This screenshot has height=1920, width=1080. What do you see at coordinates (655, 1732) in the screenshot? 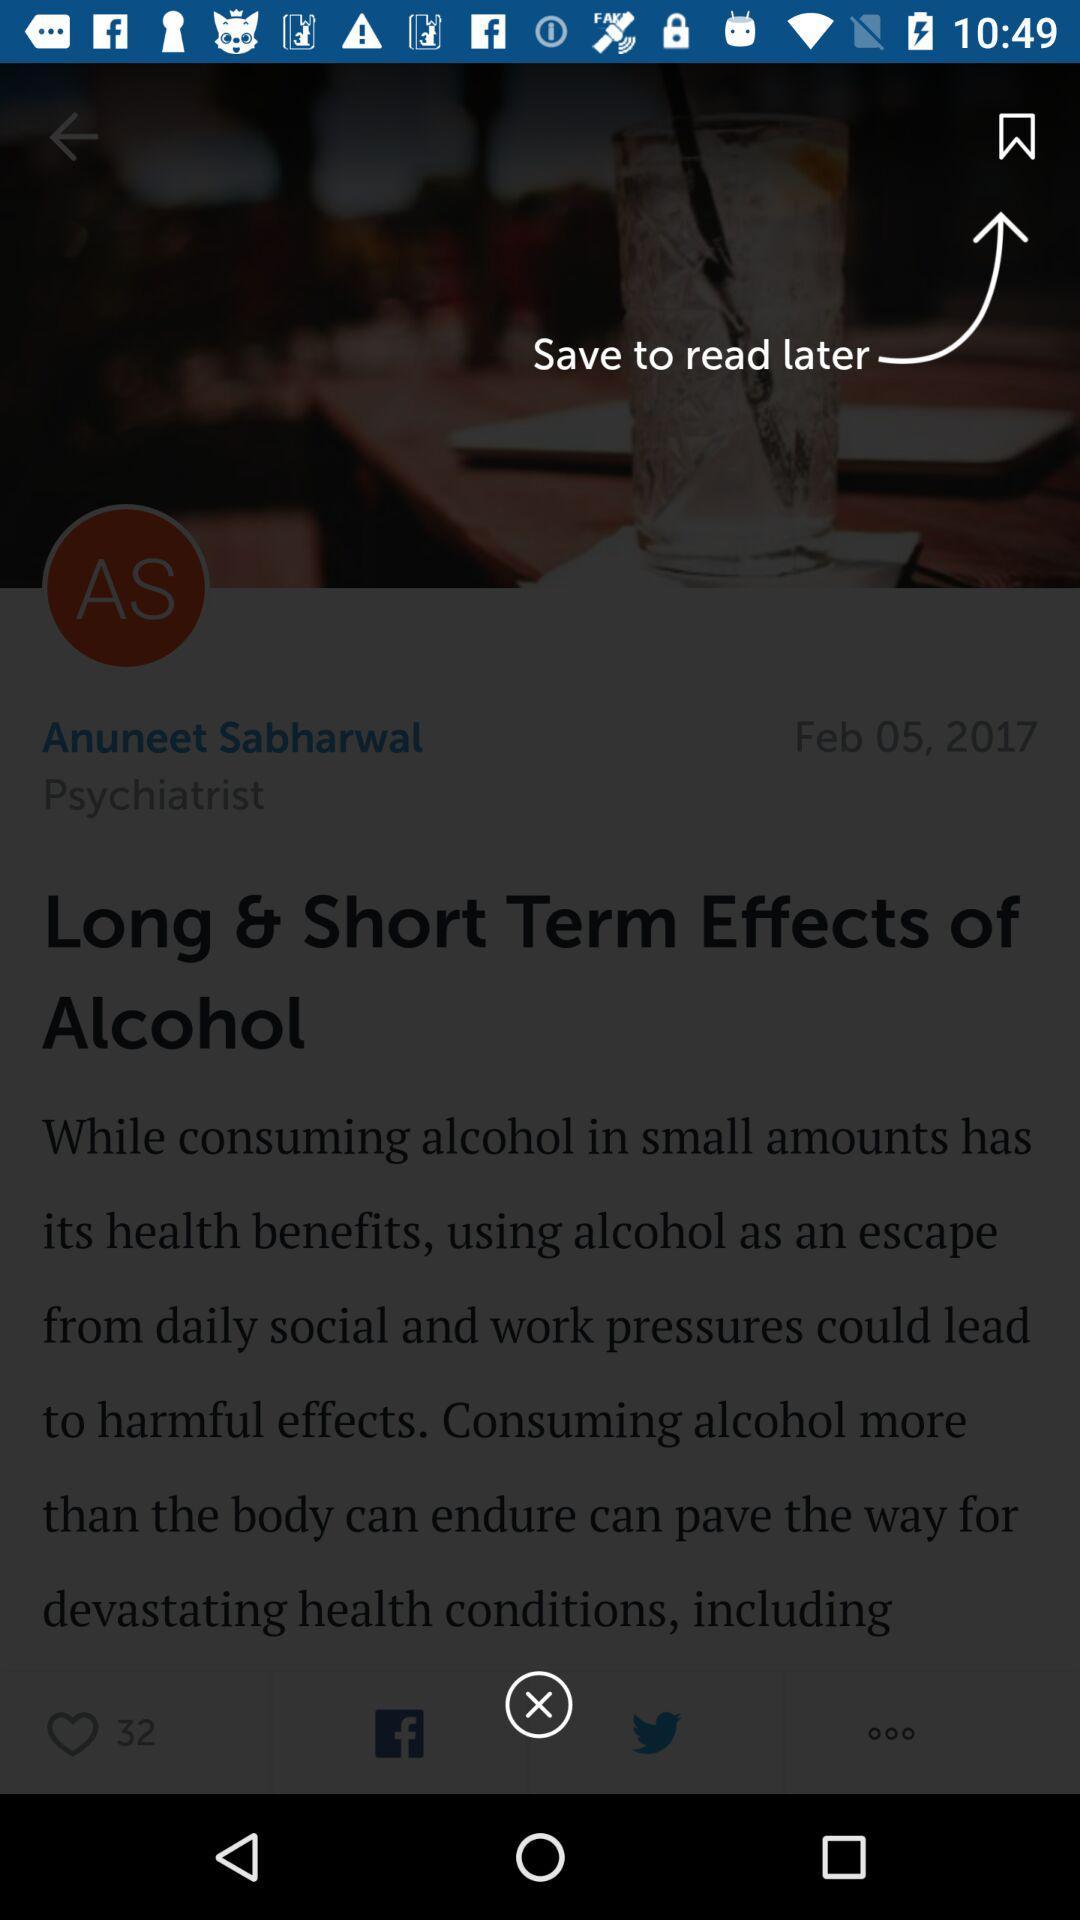
I see `share on twitter` at bounding box center [655, 1732].